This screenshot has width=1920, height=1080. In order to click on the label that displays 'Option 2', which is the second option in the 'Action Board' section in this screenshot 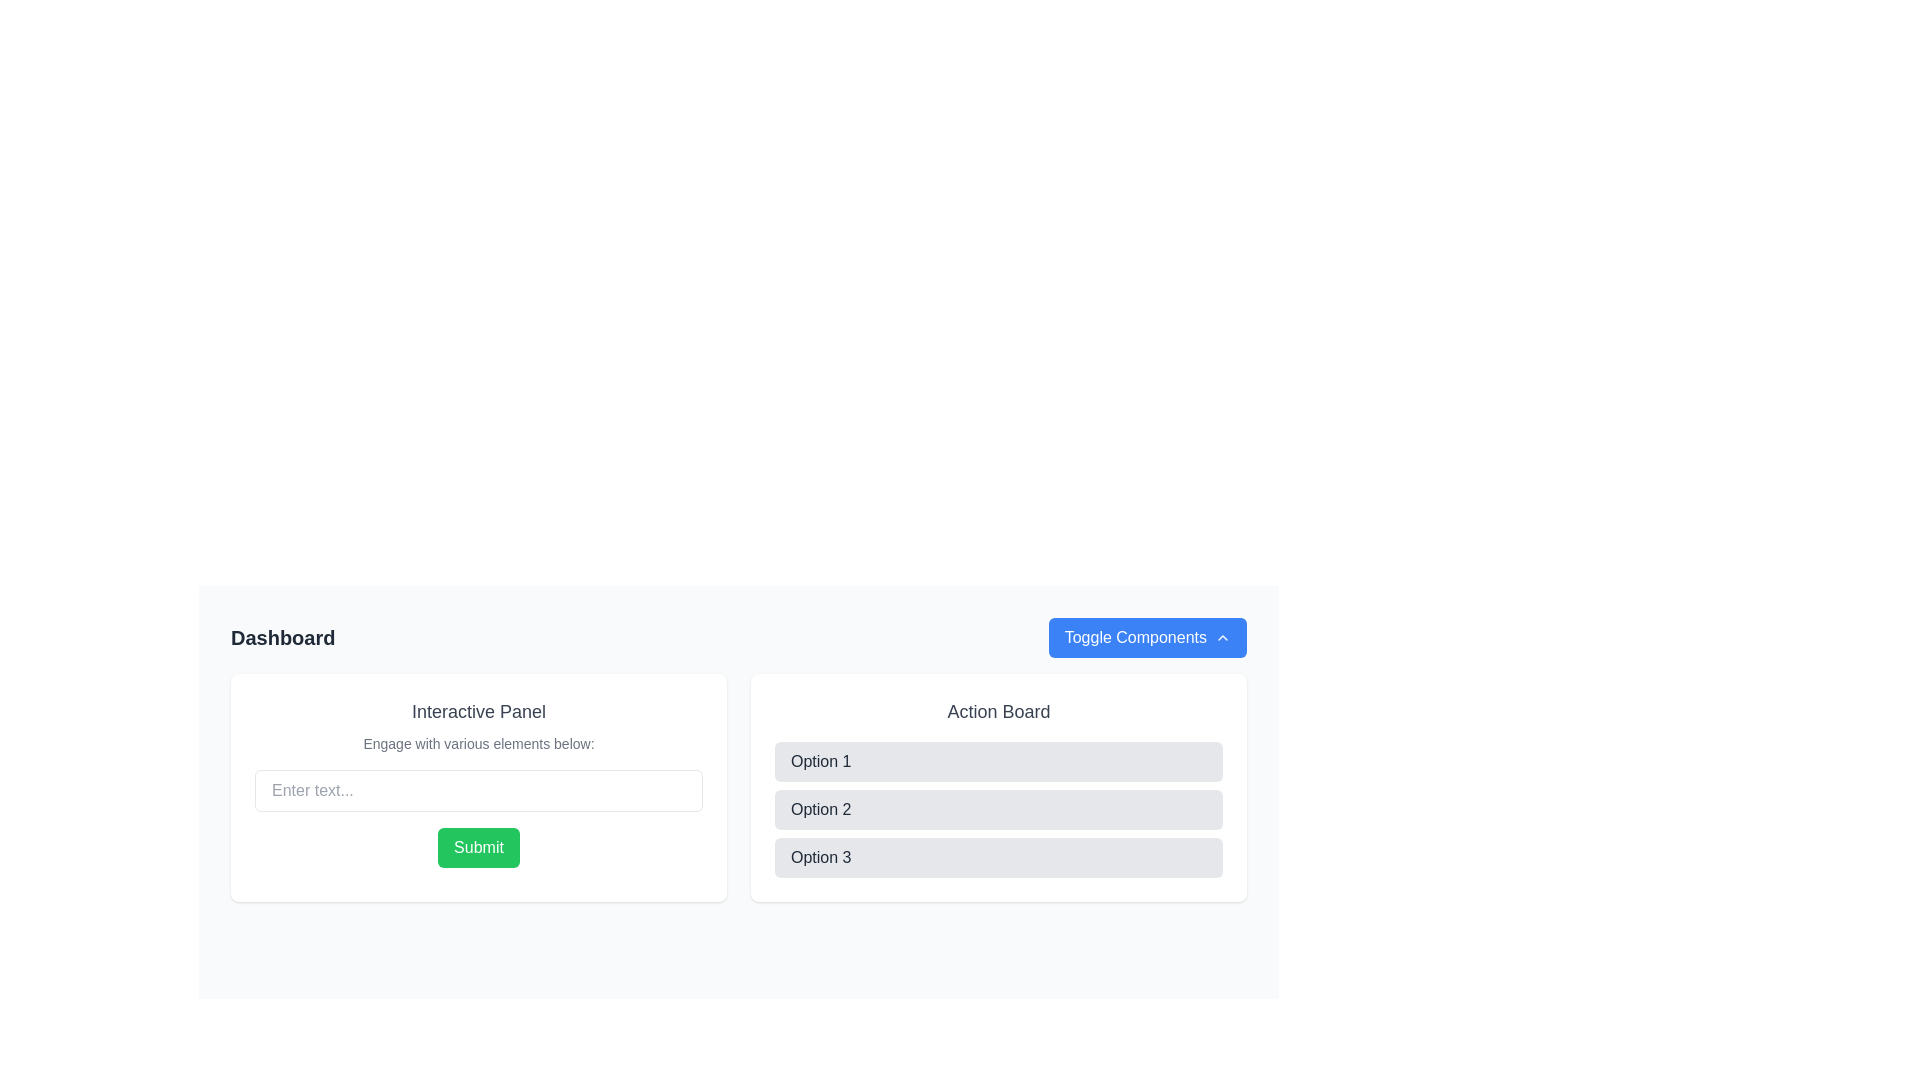, I will do `click(821, 810)`.